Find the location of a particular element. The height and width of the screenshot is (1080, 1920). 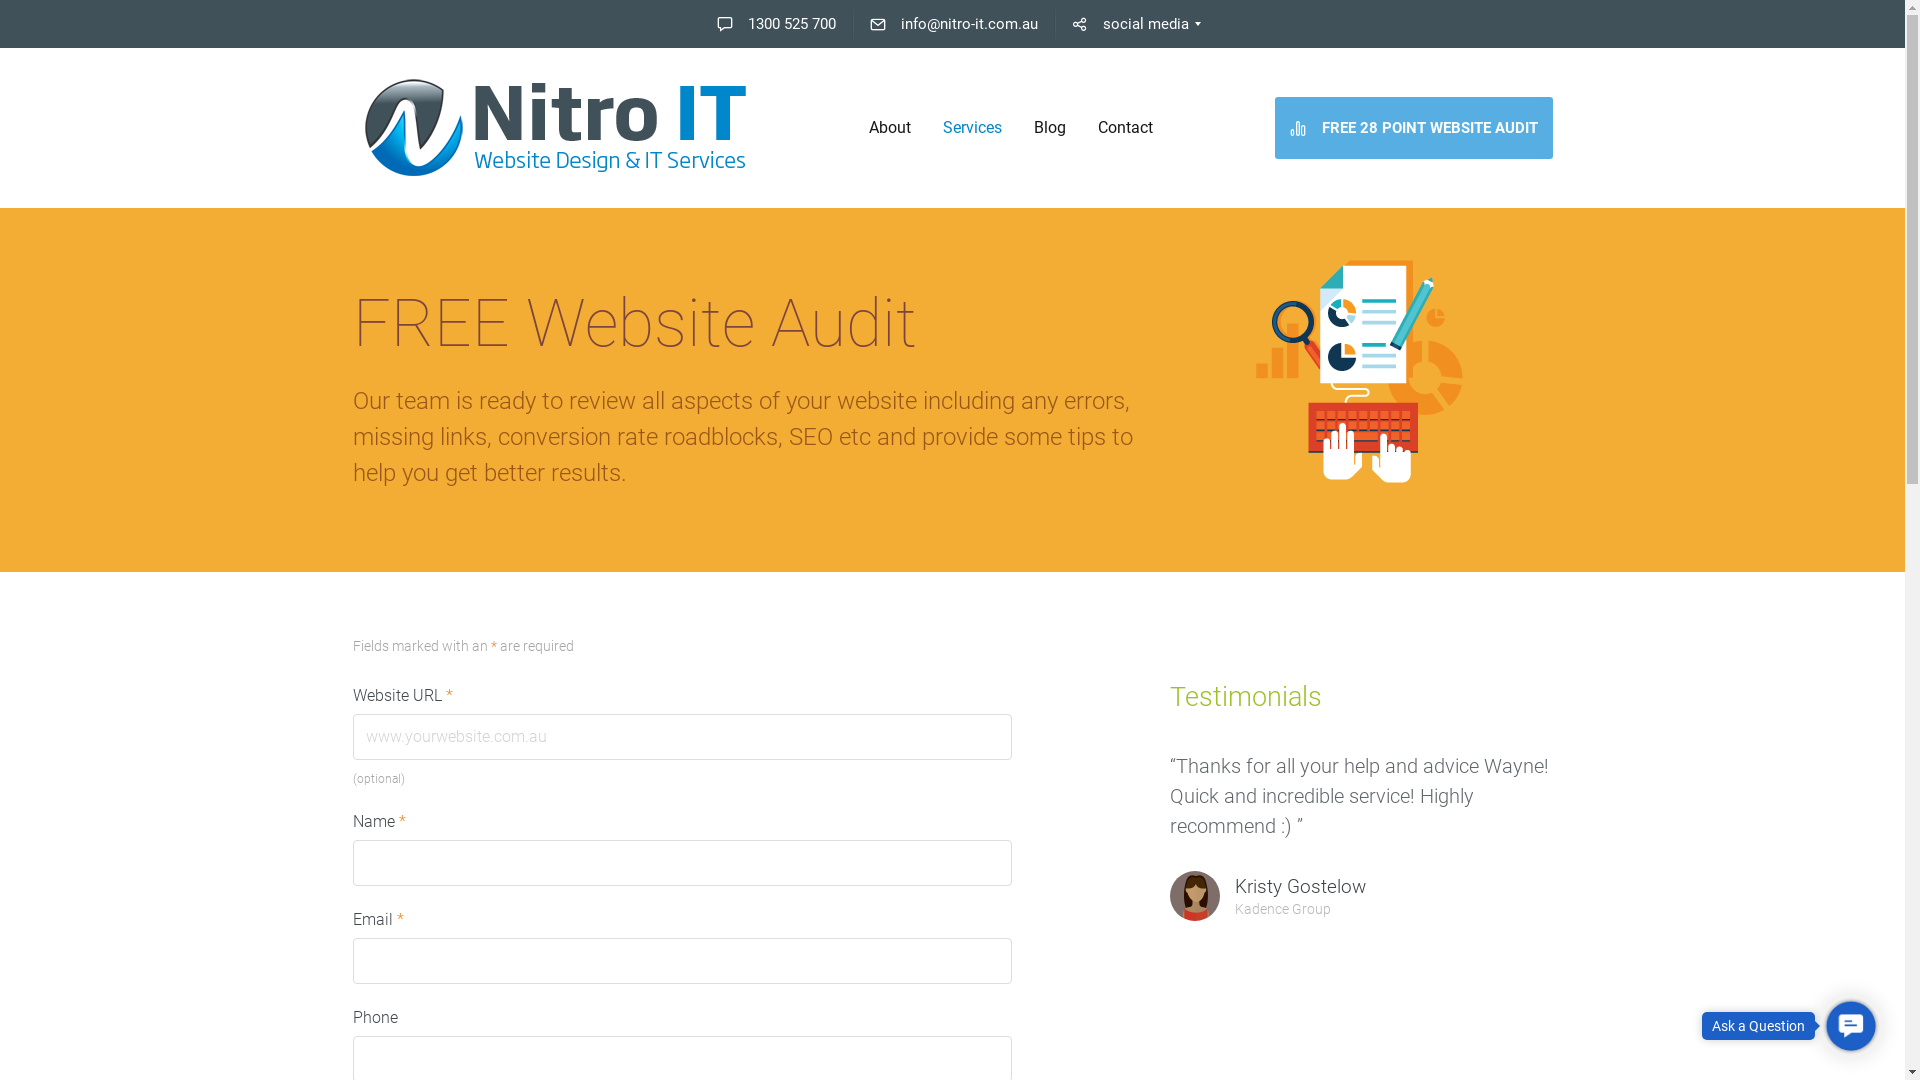

'Services' is located at coordinates (972, 127).